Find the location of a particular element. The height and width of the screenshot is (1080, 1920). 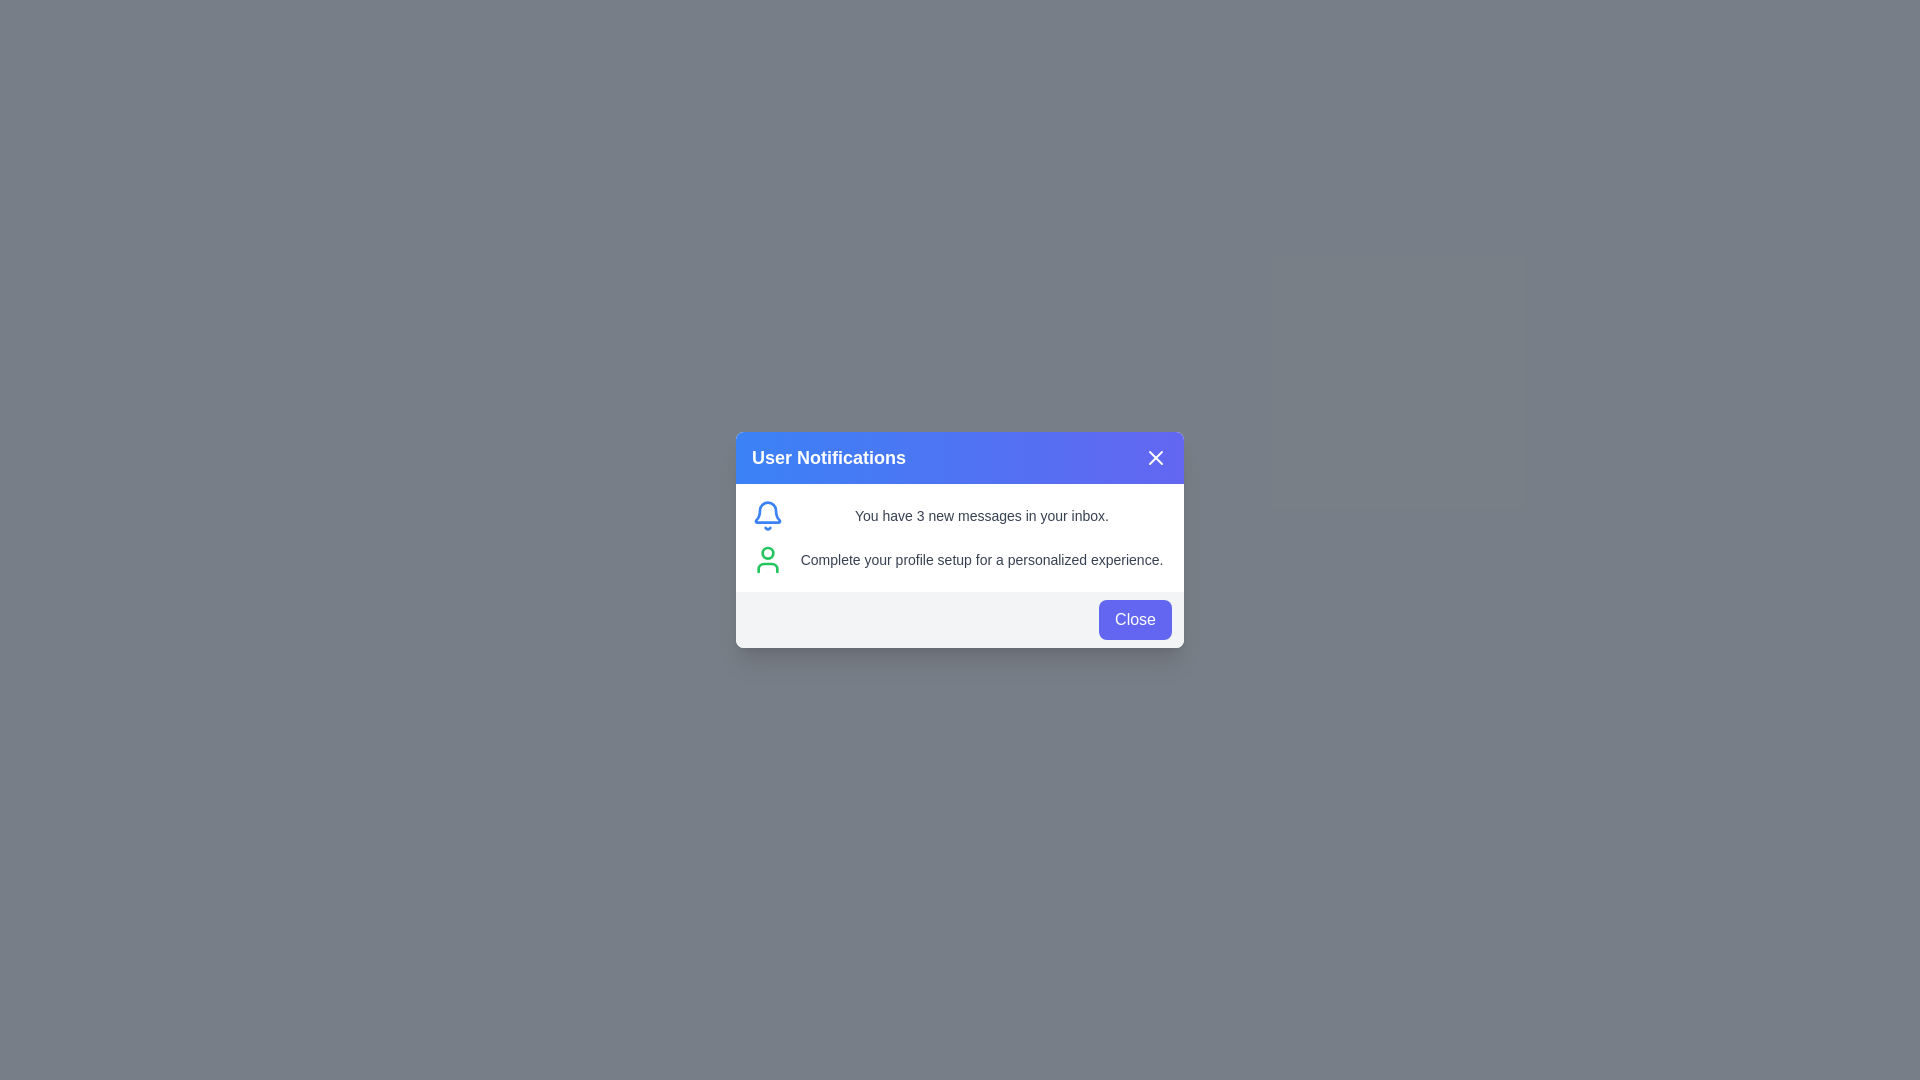

the close button located on the far right of the notification header, adjacent to the 'User Notifications' title is located at coordinates (1156, 458).